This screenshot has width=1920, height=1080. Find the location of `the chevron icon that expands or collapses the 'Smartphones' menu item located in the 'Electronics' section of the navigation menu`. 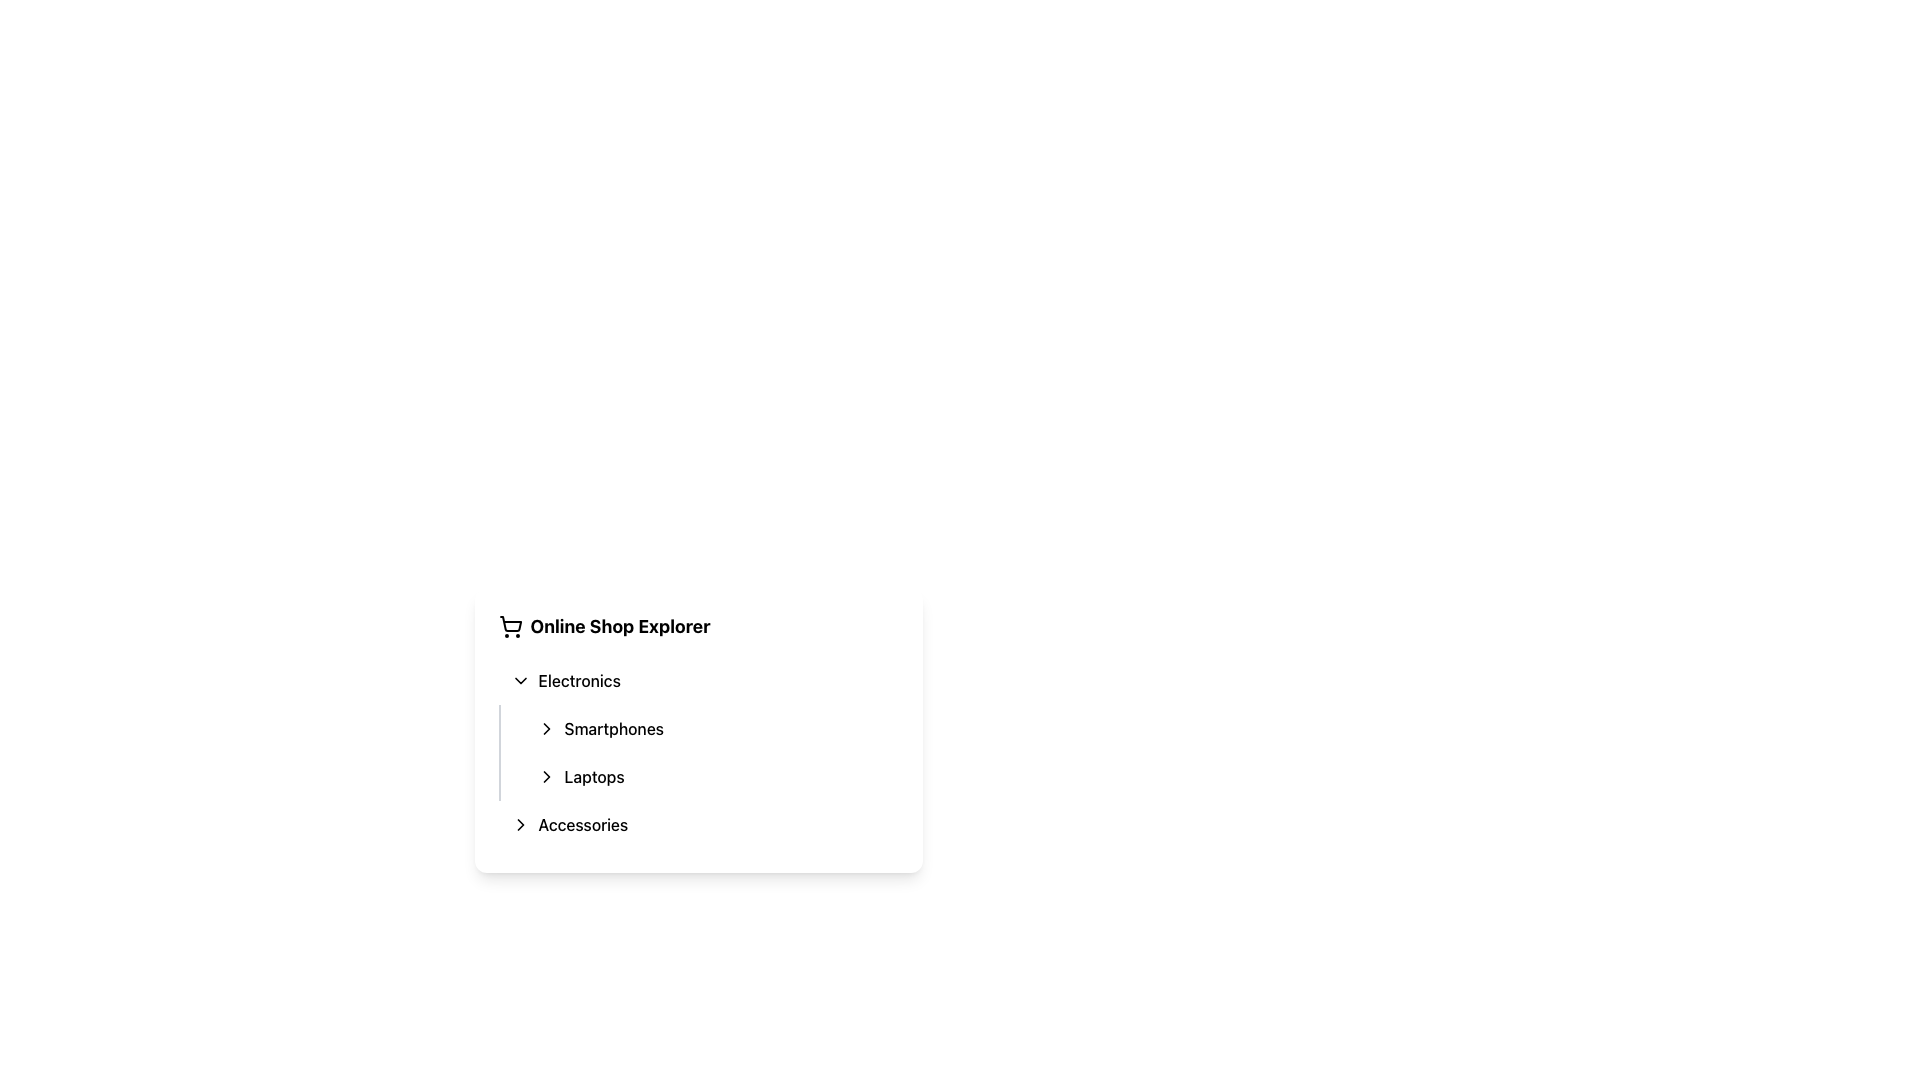

the chevron icon that expands or collapses the 'Smartphones' menu item located in the 'Electronics' section of the navigation menu is located at coordinates (546, 729).